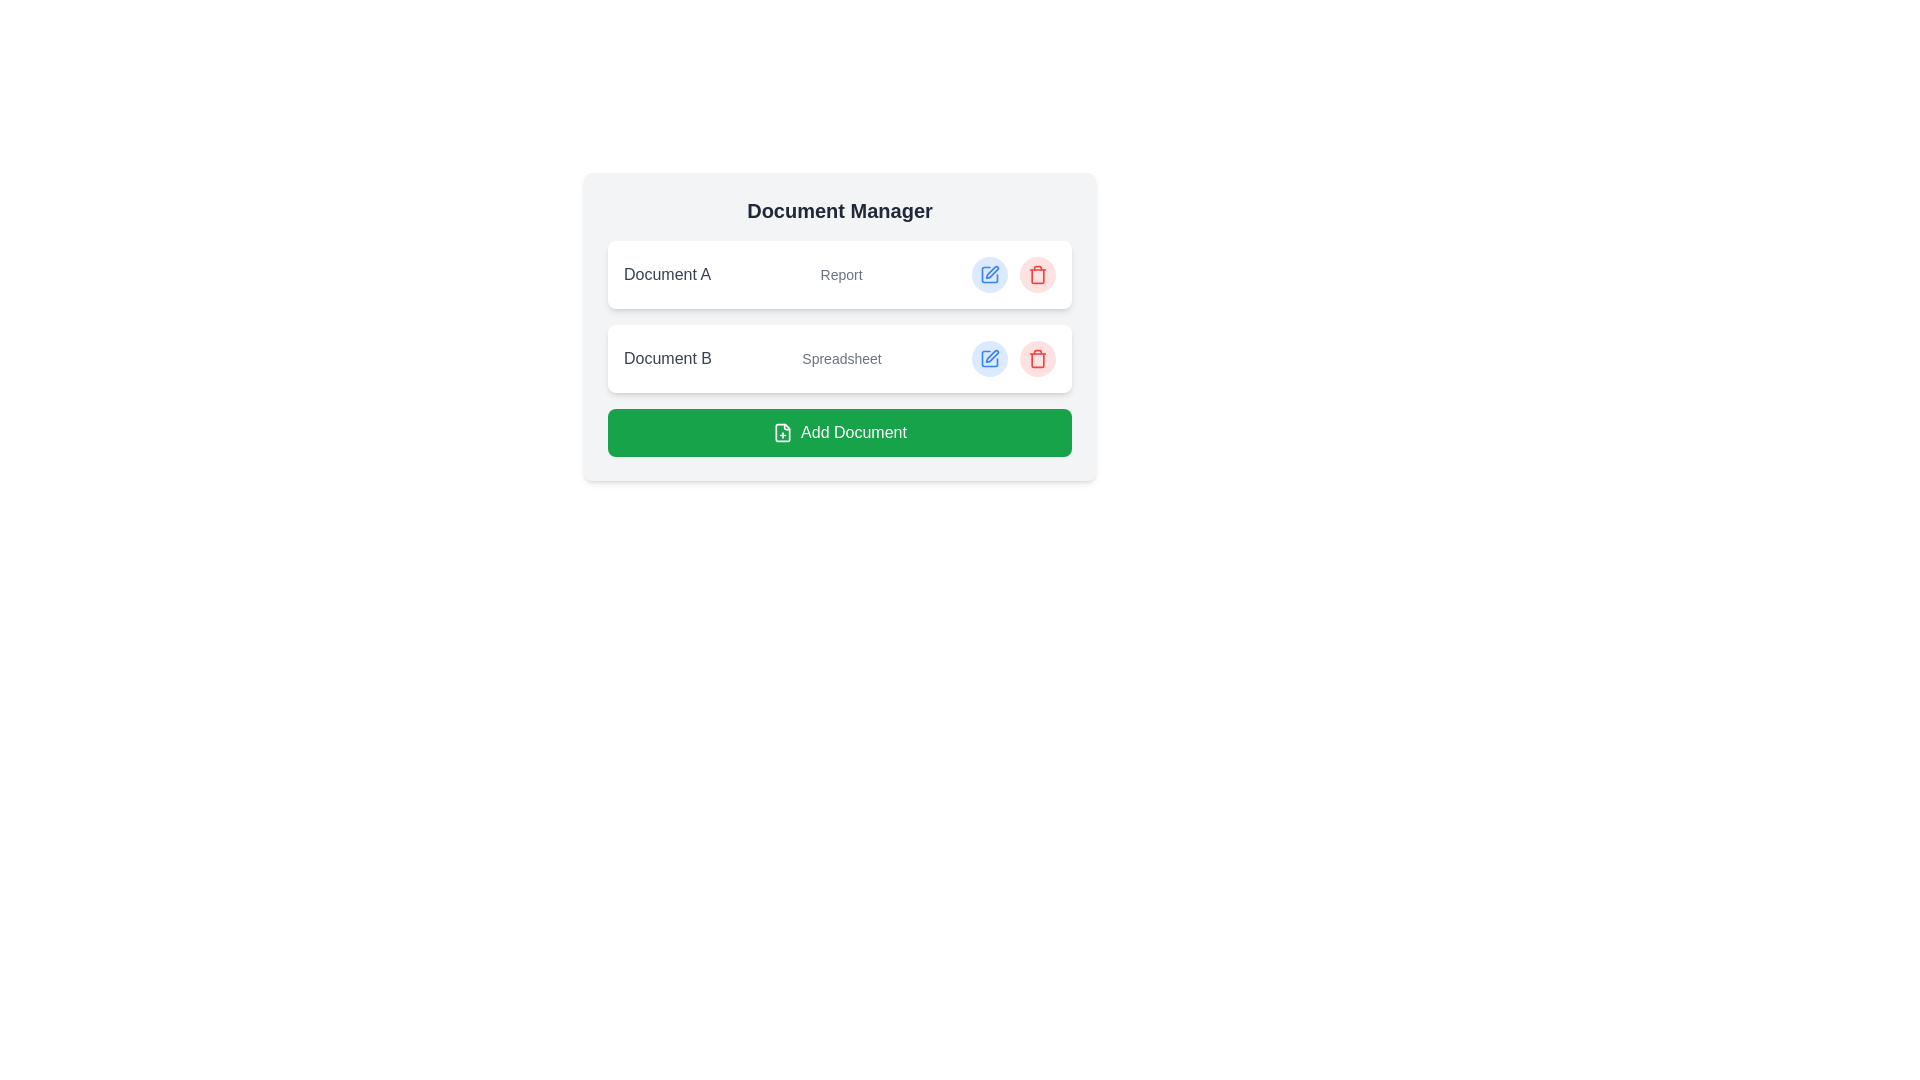 This screenshot has width=1920, height=1080. Describe the element at coordinates (989, 274) in the screenshot. I see `the pen icon within the blue circular button` at that location.